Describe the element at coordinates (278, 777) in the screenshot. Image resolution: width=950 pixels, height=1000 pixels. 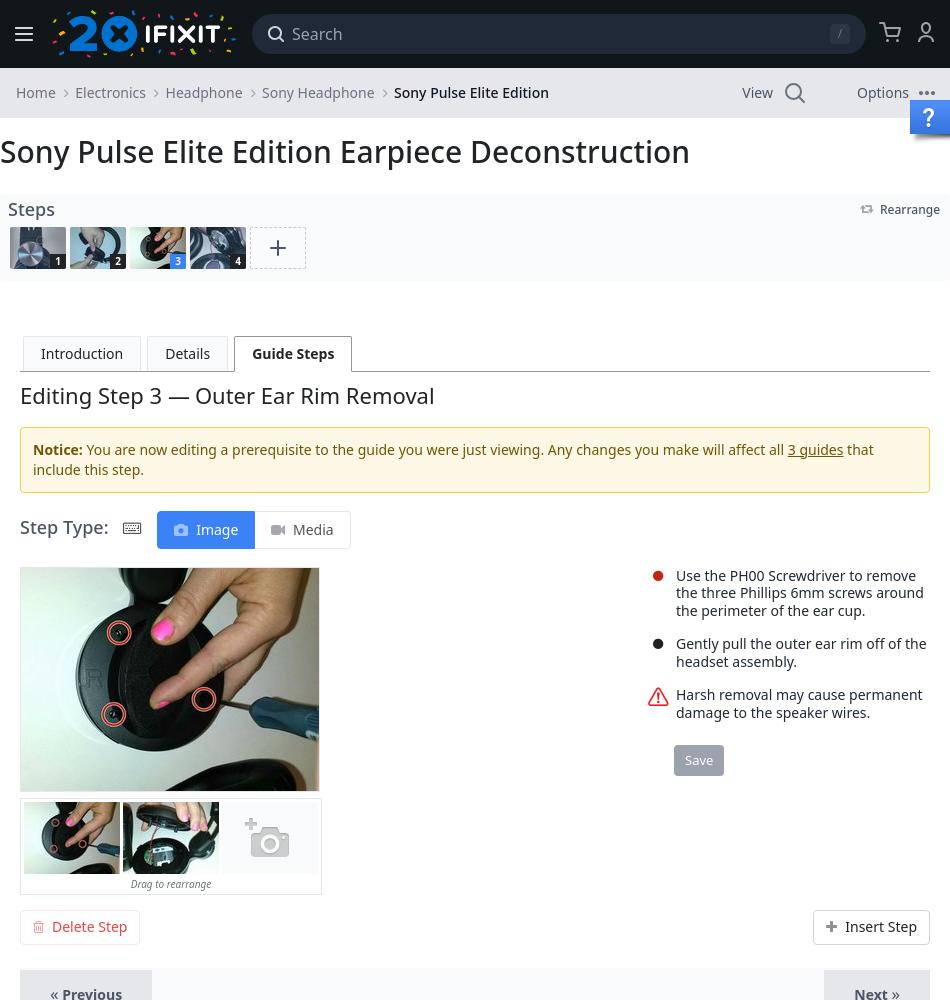
I see `'EDIT'` at that location.